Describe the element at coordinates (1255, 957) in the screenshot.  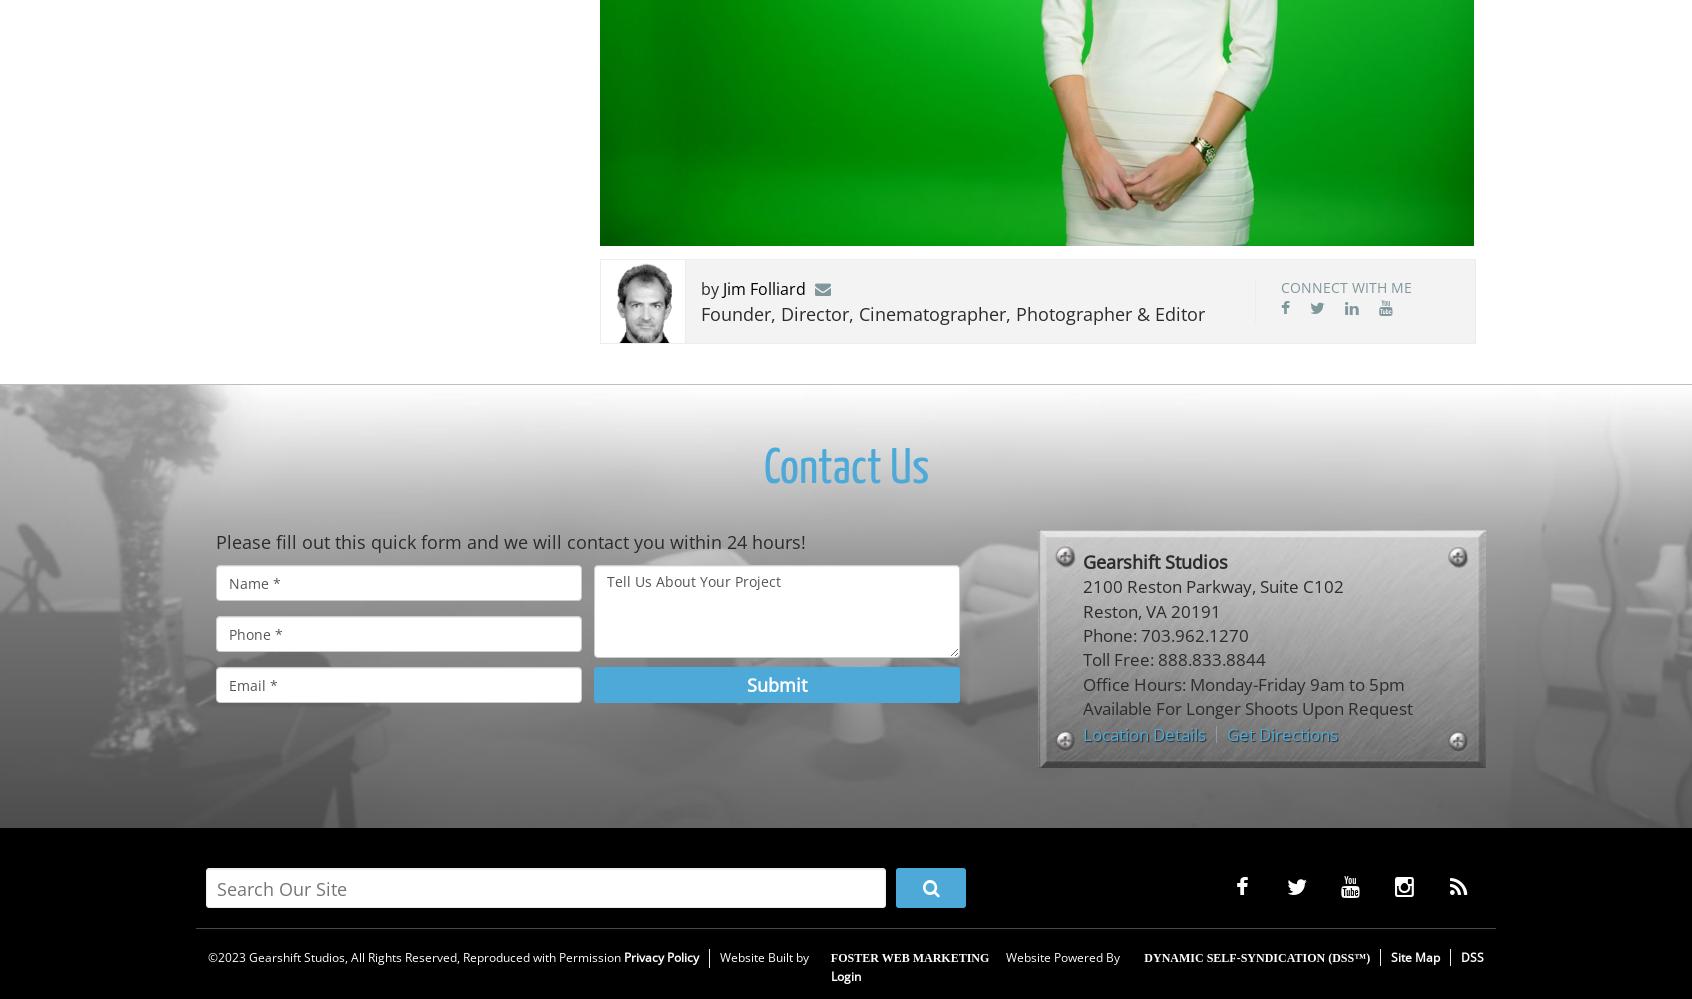
I see `'Dynamic Self-Syndication (DSS™)'` at that location.